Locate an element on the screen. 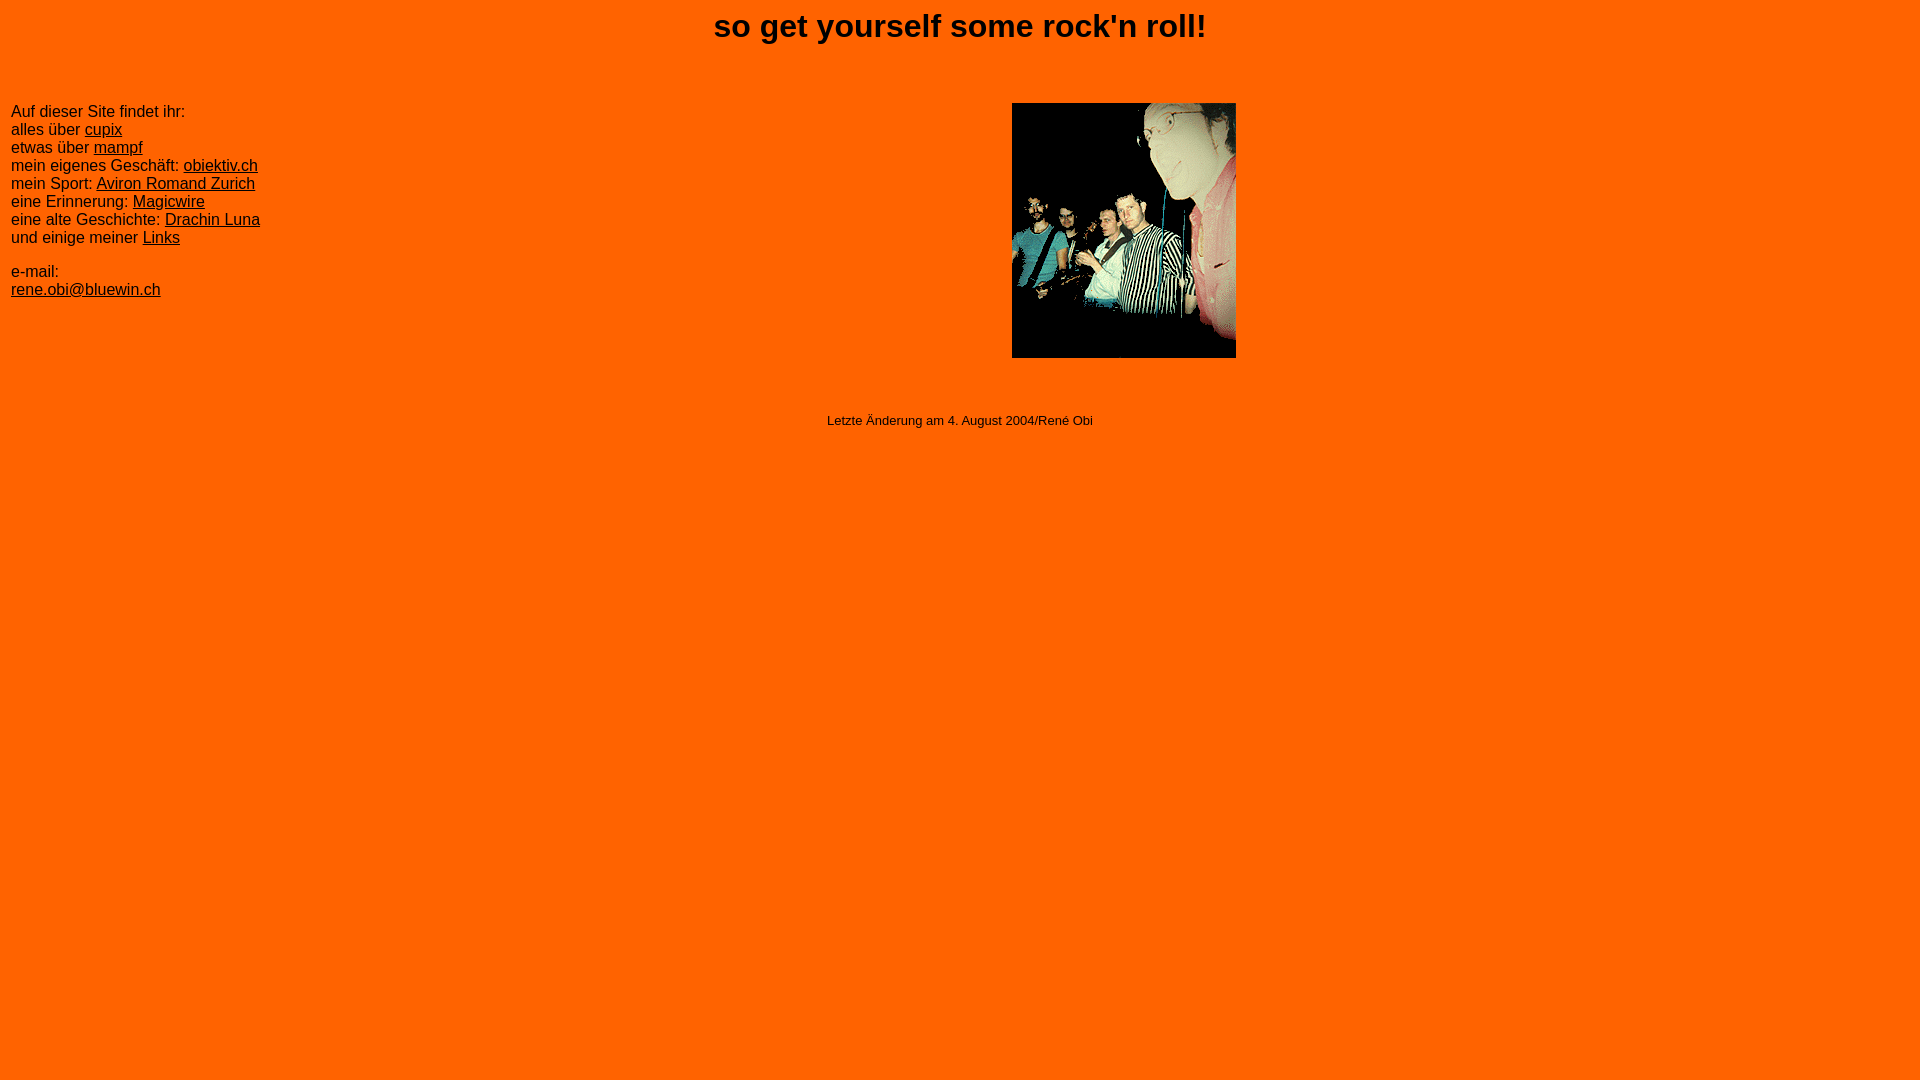 This screenshot has width=1920, height=1080. 'rene.obi@bluewin.ch' is located at coordinates (85, 289).